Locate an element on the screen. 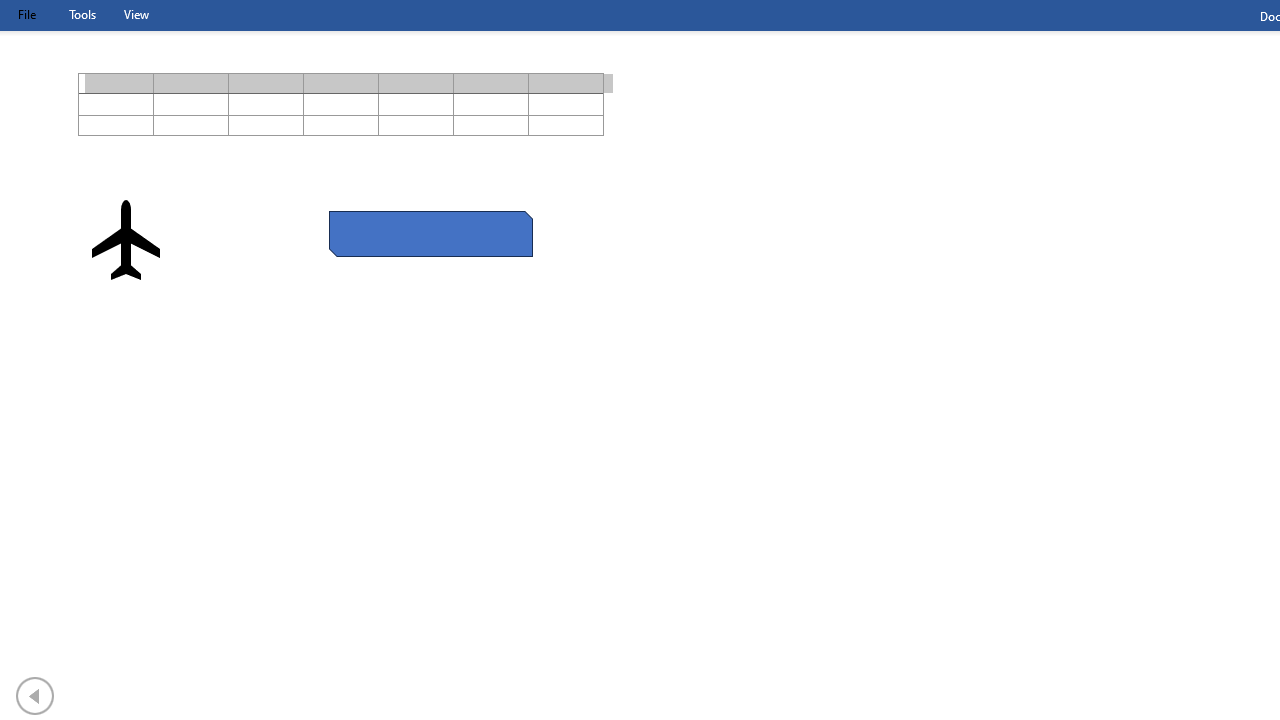 The width and height of the screenshot is (1280, 720). 'Tools' is located at coordinates (81, 14).